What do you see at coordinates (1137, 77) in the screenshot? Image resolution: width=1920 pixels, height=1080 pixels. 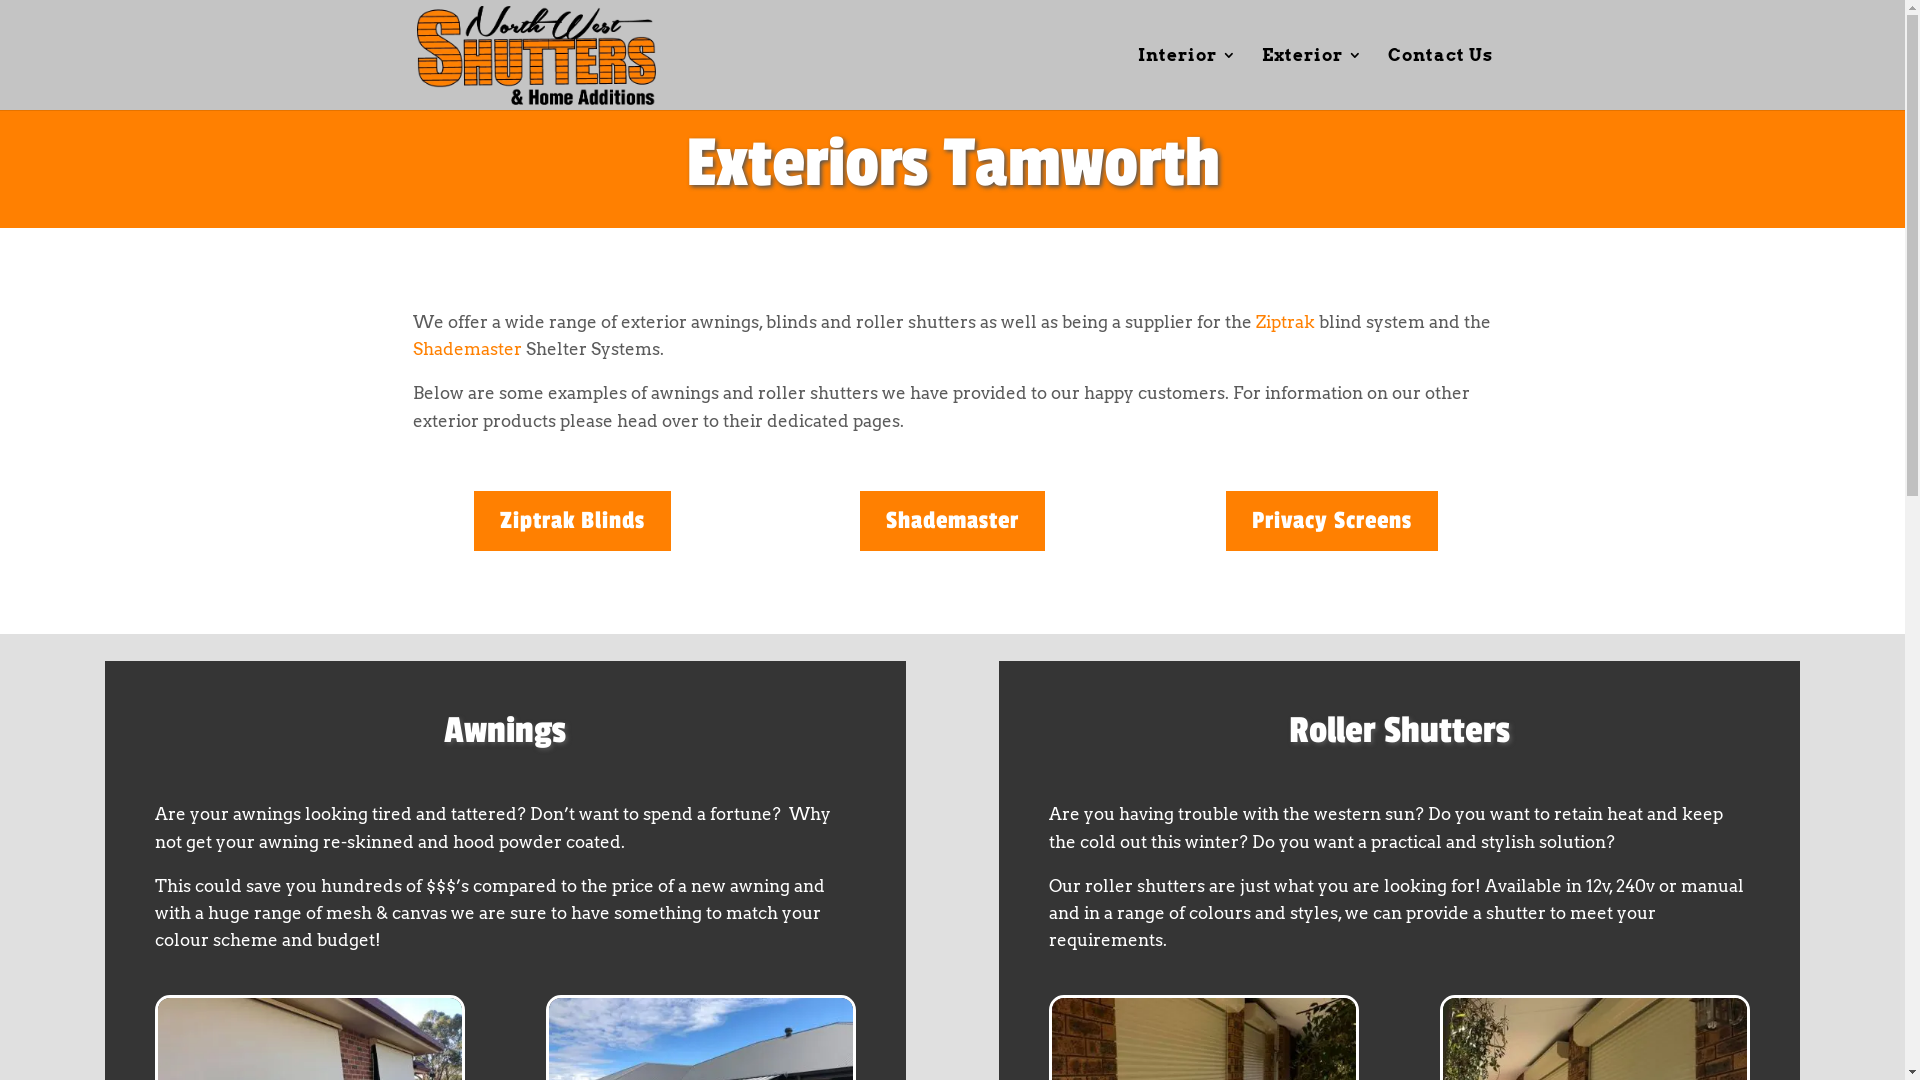 I see `'Interior'` at bounding box center [1137, 77].